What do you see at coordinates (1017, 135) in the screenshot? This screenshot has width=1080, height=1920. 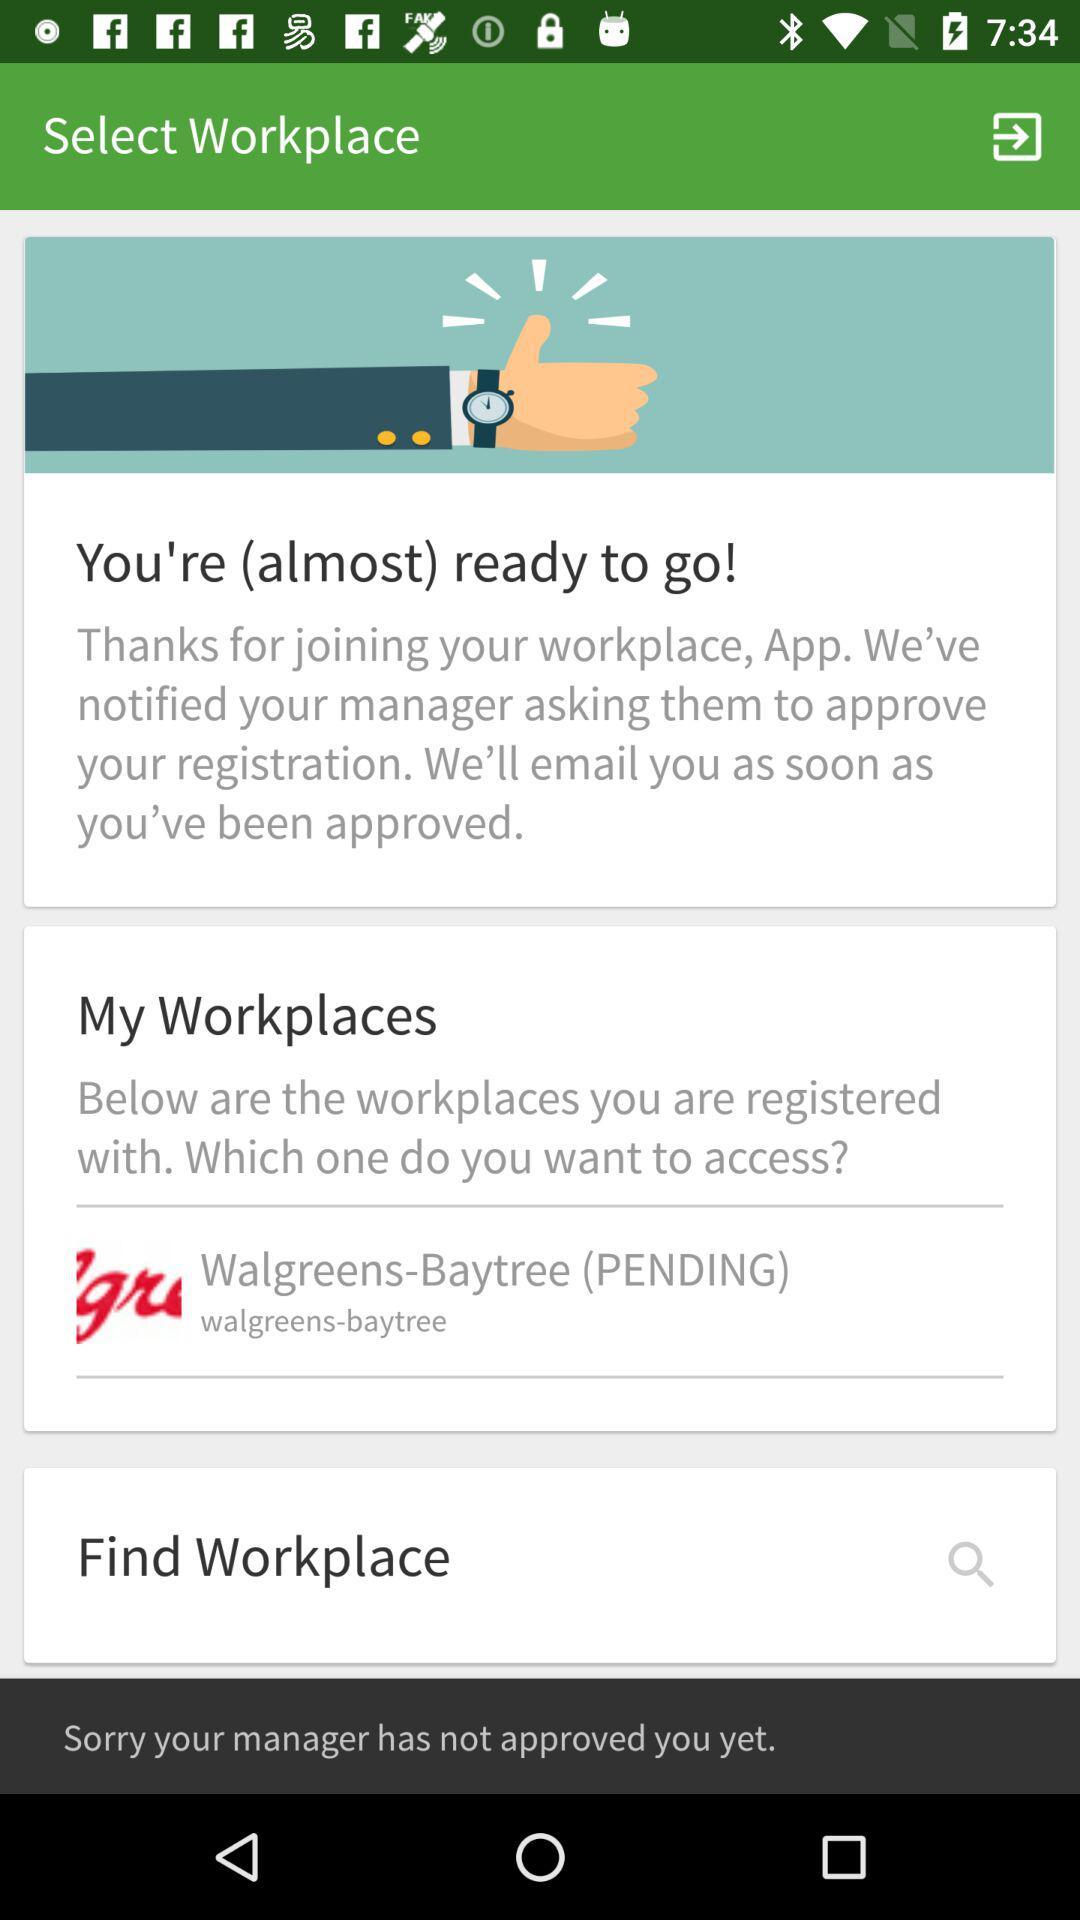 I see `item at the top right corner` at bounding box center [1017, 135].